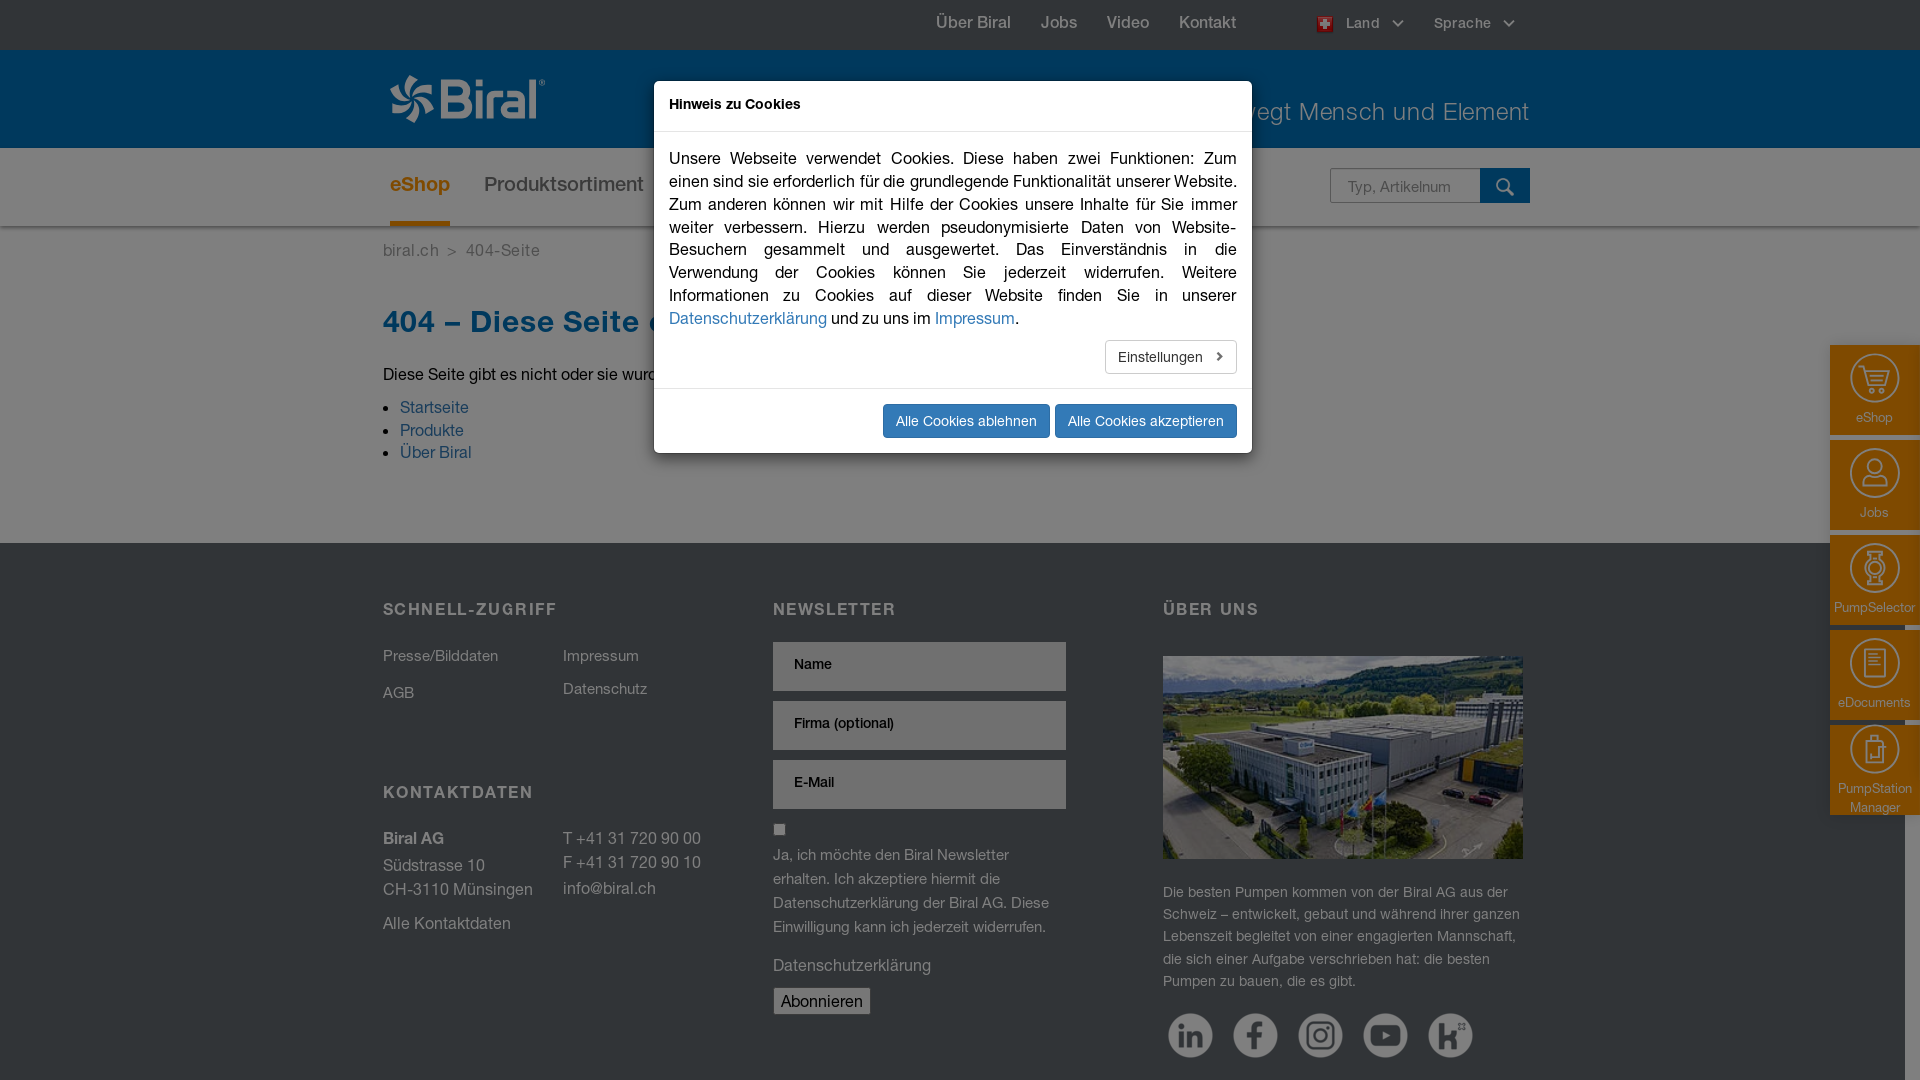 This screenshot has width=1920, height=1080. I want to click on 'Produkte', so click(431, 428).